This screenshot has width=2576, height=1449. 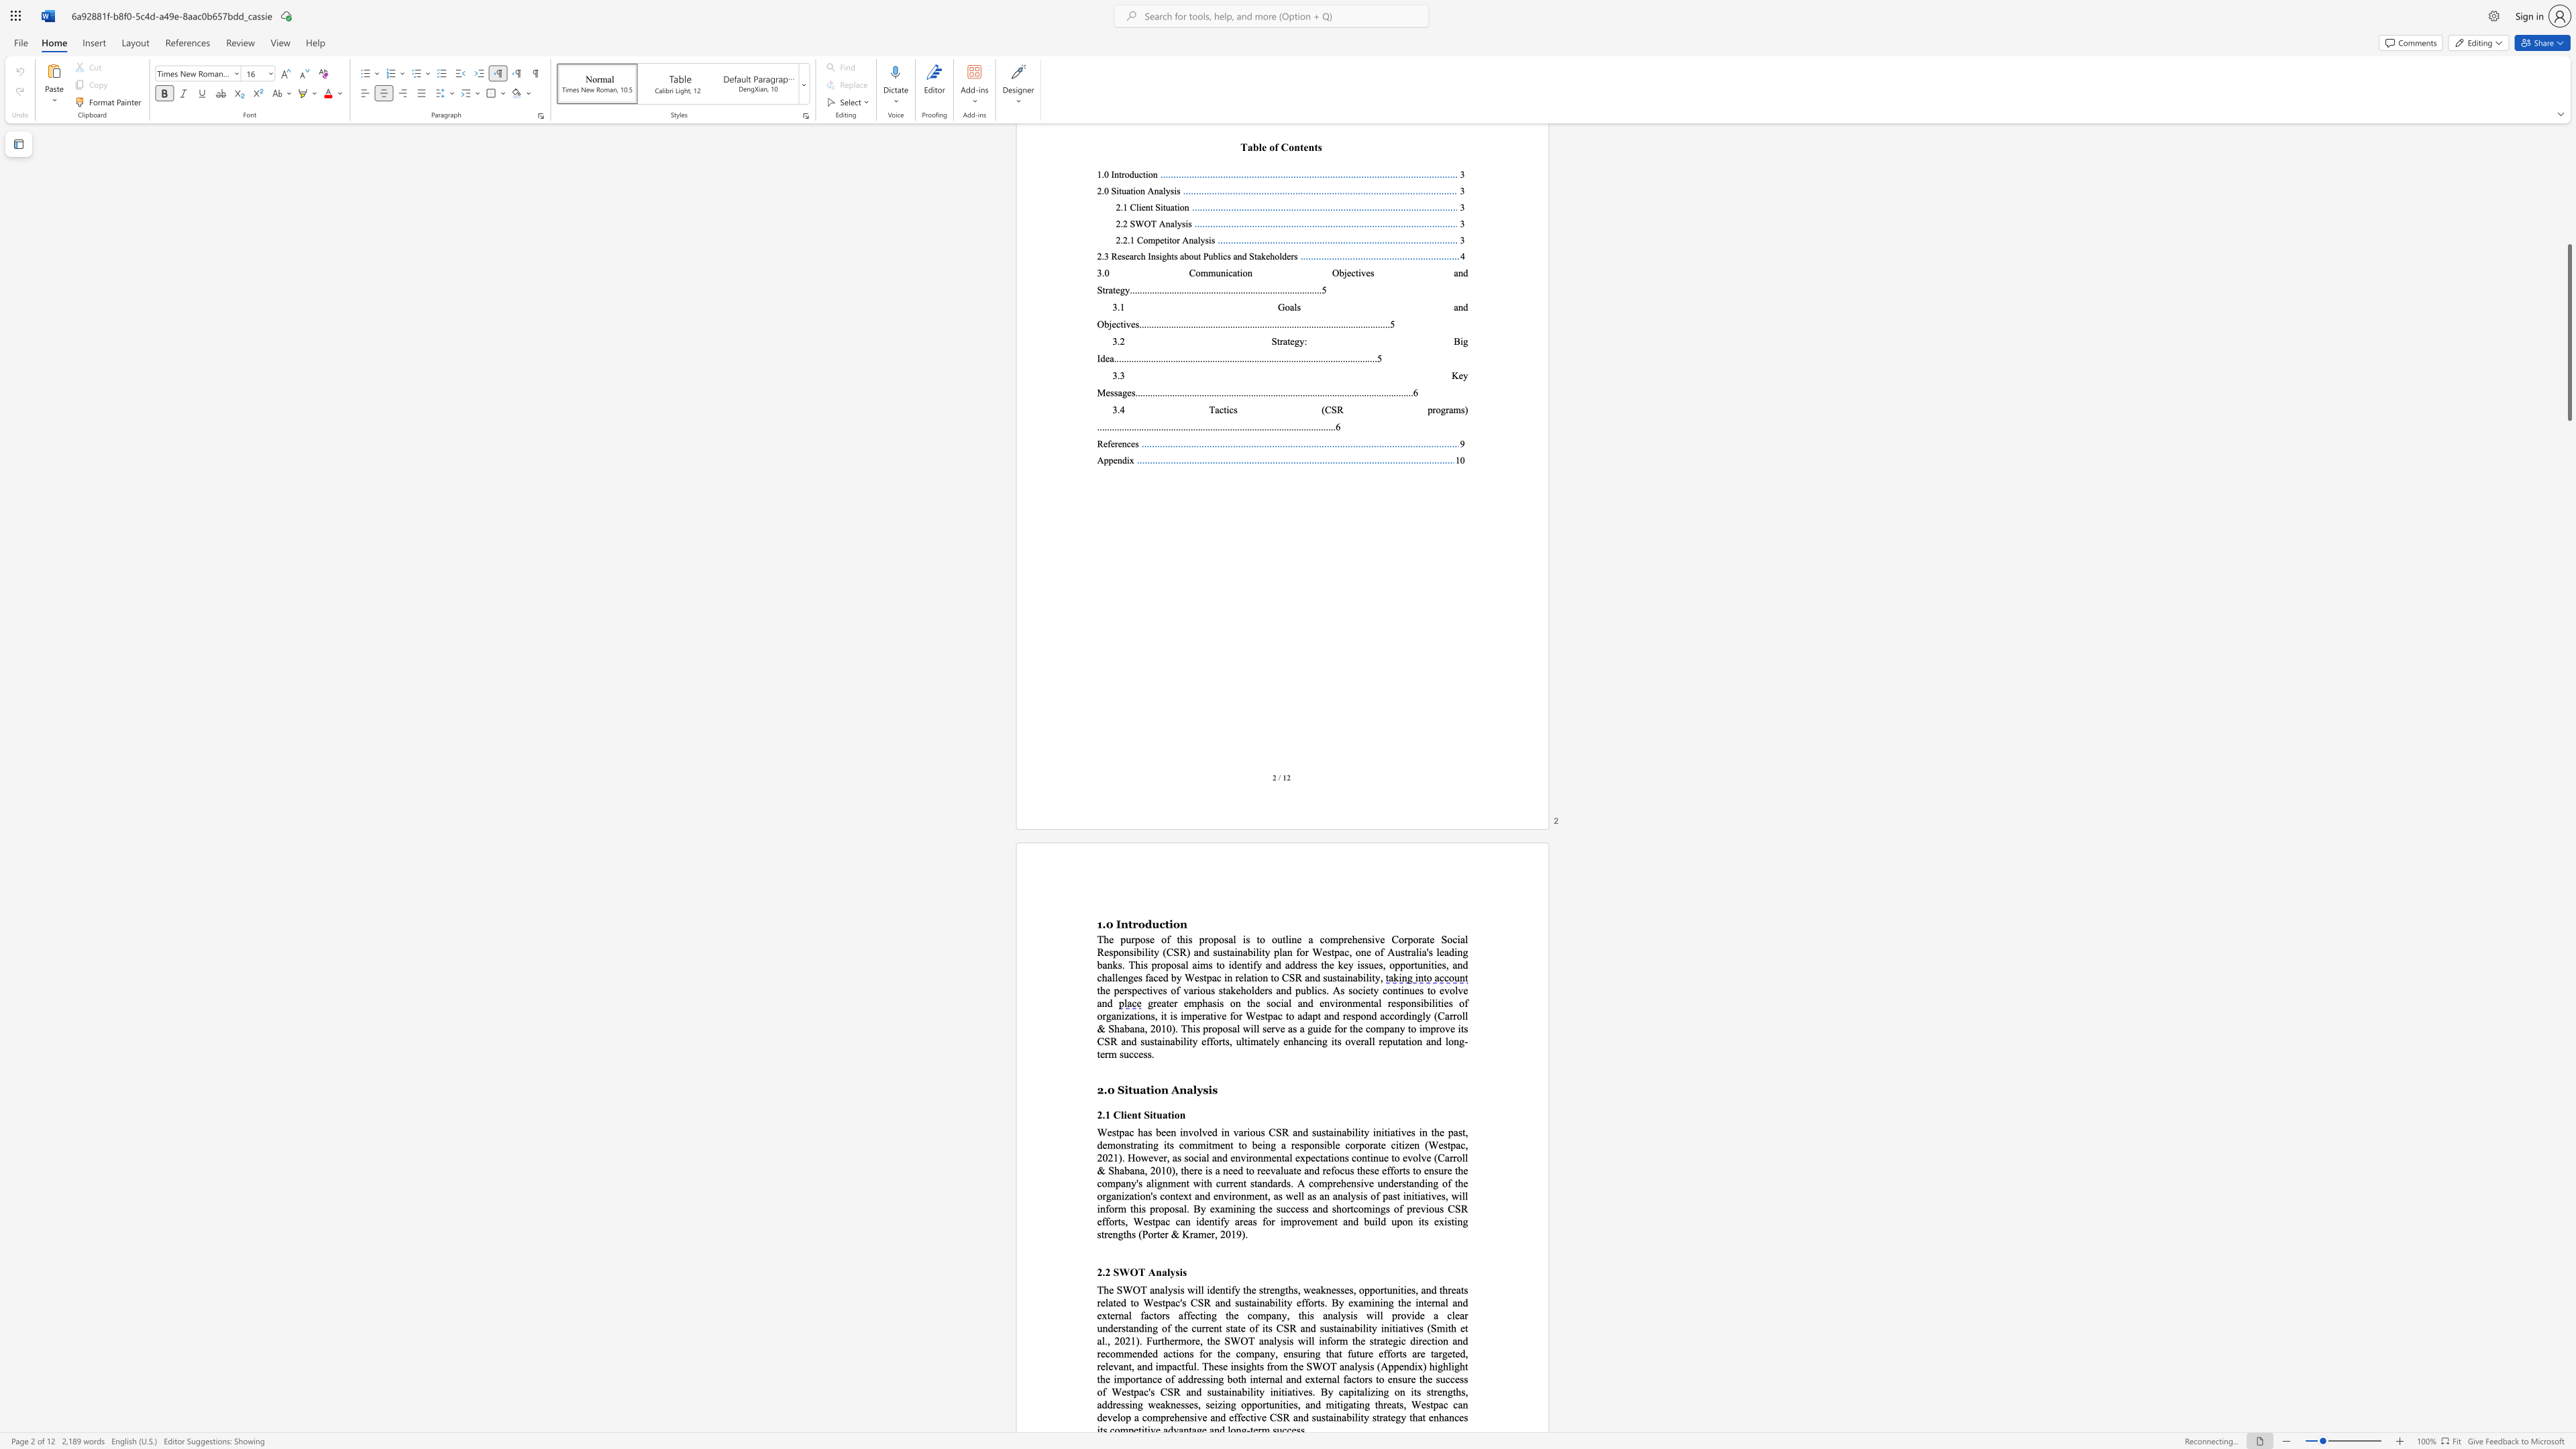 What do you see at coordinates (1462, 1144) in the screenshot?
I see `the 4th character "c" in the text` at bounding box center [1462, 1144].